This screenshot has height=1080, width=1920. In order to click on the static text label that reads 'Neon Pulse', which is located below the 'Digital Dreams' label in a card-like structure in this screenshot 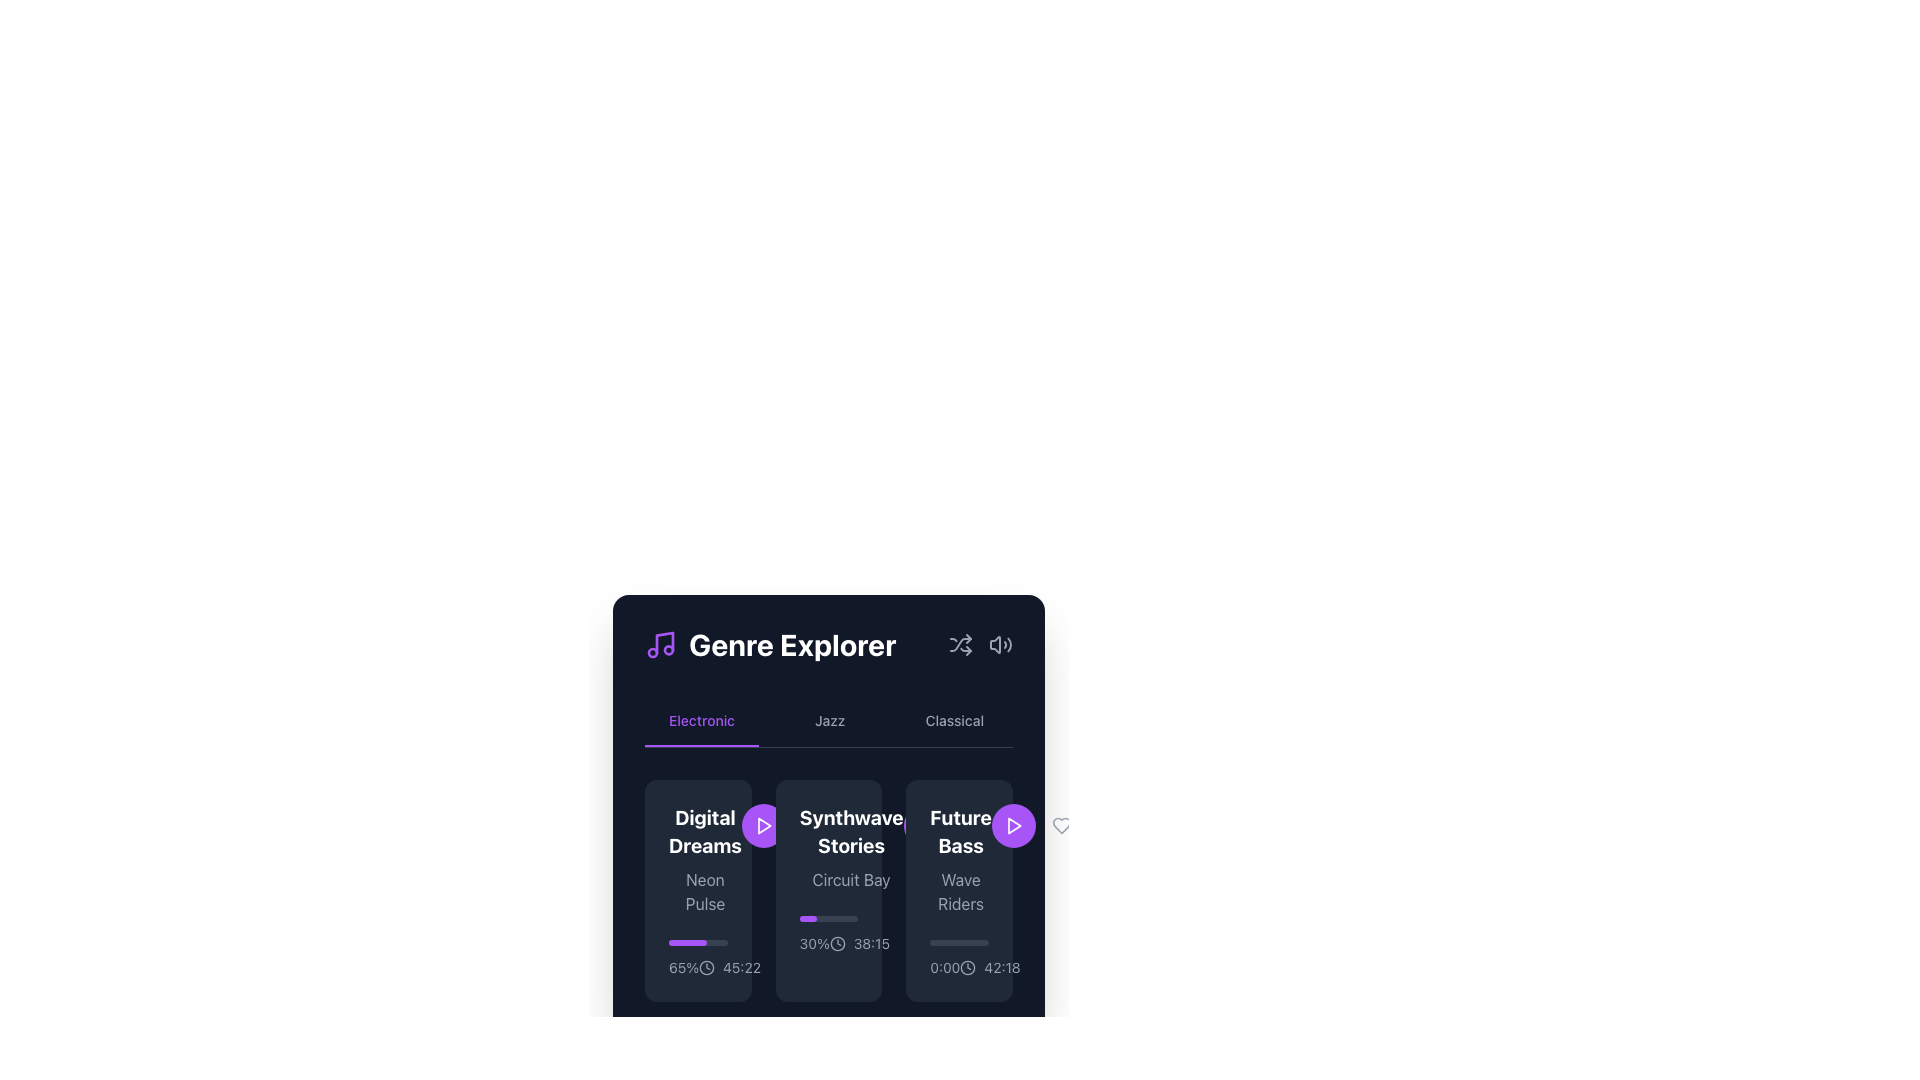, I will do `click(705, 890)`.